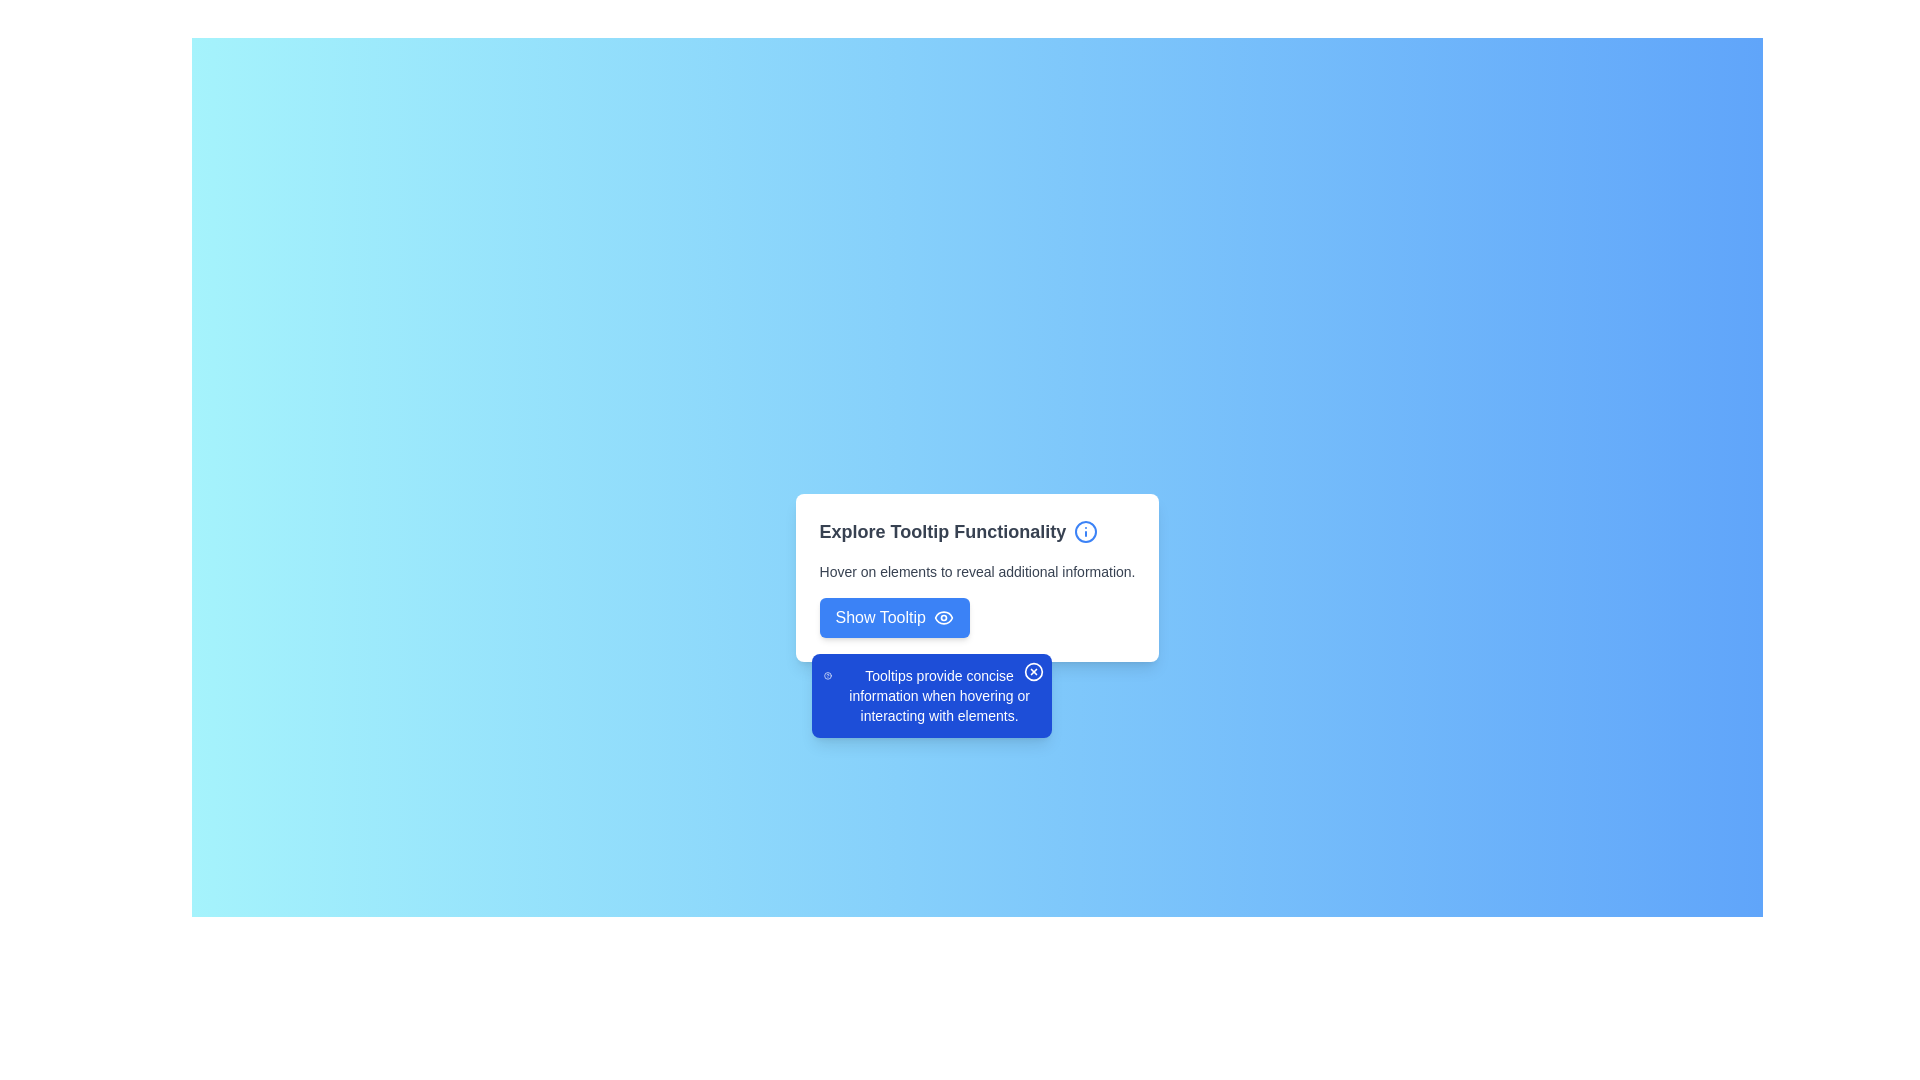 The height and width of the screenshot is (1080, 1920). What do you see at coordinates (930, 694) in the screenshot?
I see `the Tooltip box that provides a concise description explaining the purpose of tooltips on the interface` at bounding box center [930, 694].